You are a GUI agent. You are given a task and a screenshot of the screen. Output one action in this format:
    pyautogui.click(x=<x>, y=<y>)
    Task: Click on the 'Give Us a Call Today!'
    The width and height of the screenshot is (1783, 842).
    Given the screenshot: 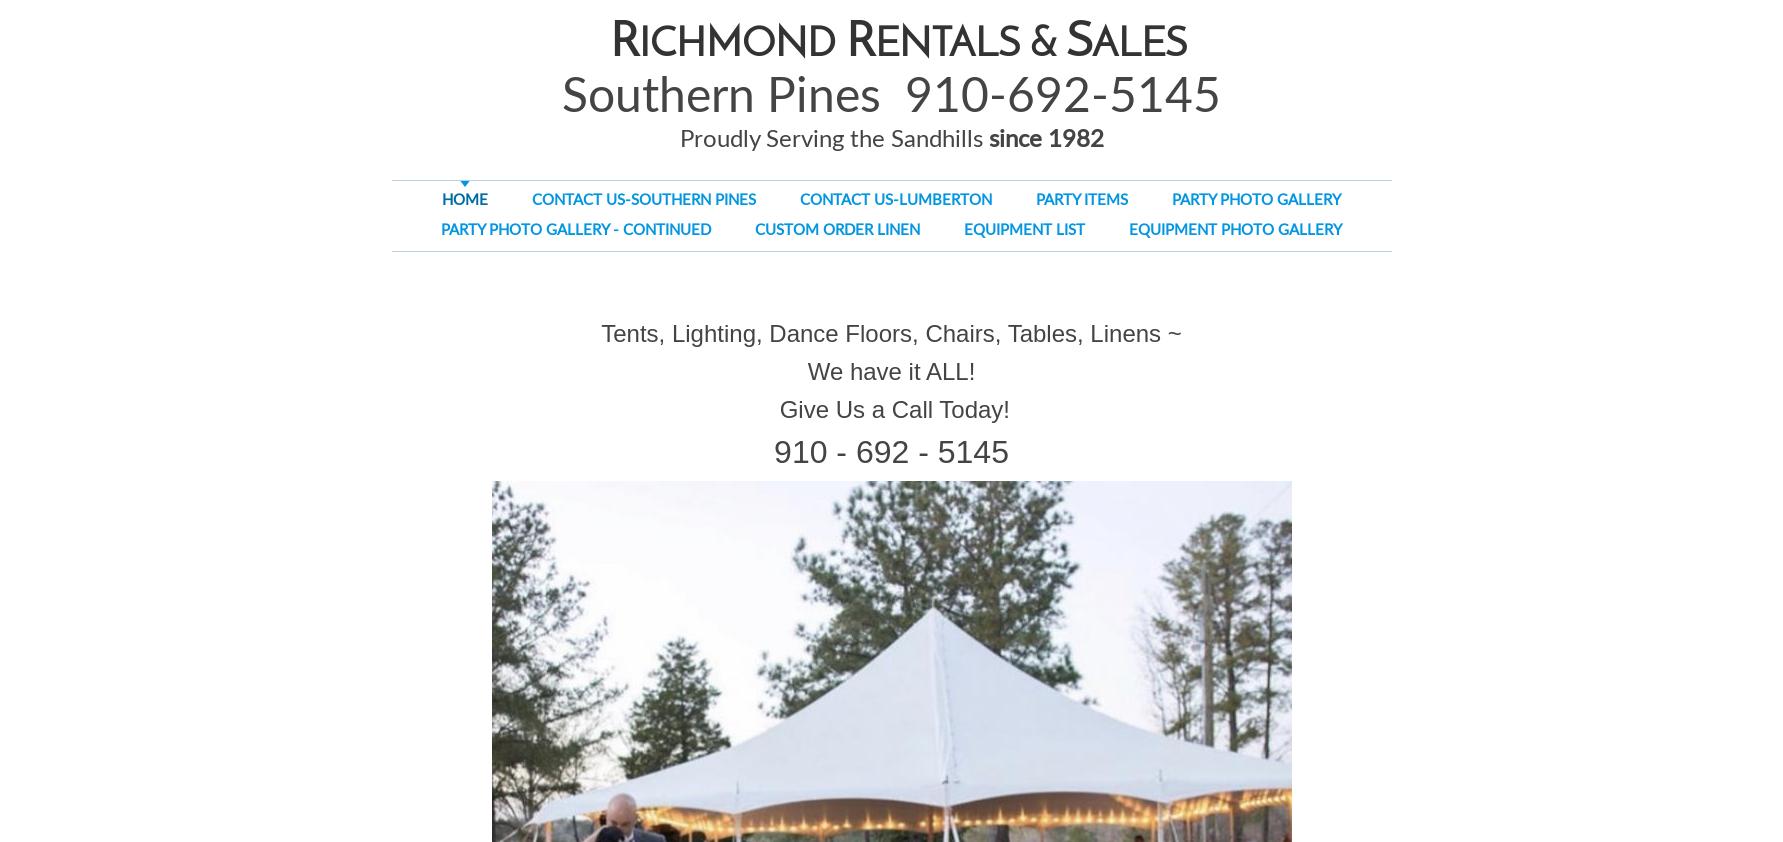 What is the action you would take?
    pyautogui.click(x=771, y=409)
    